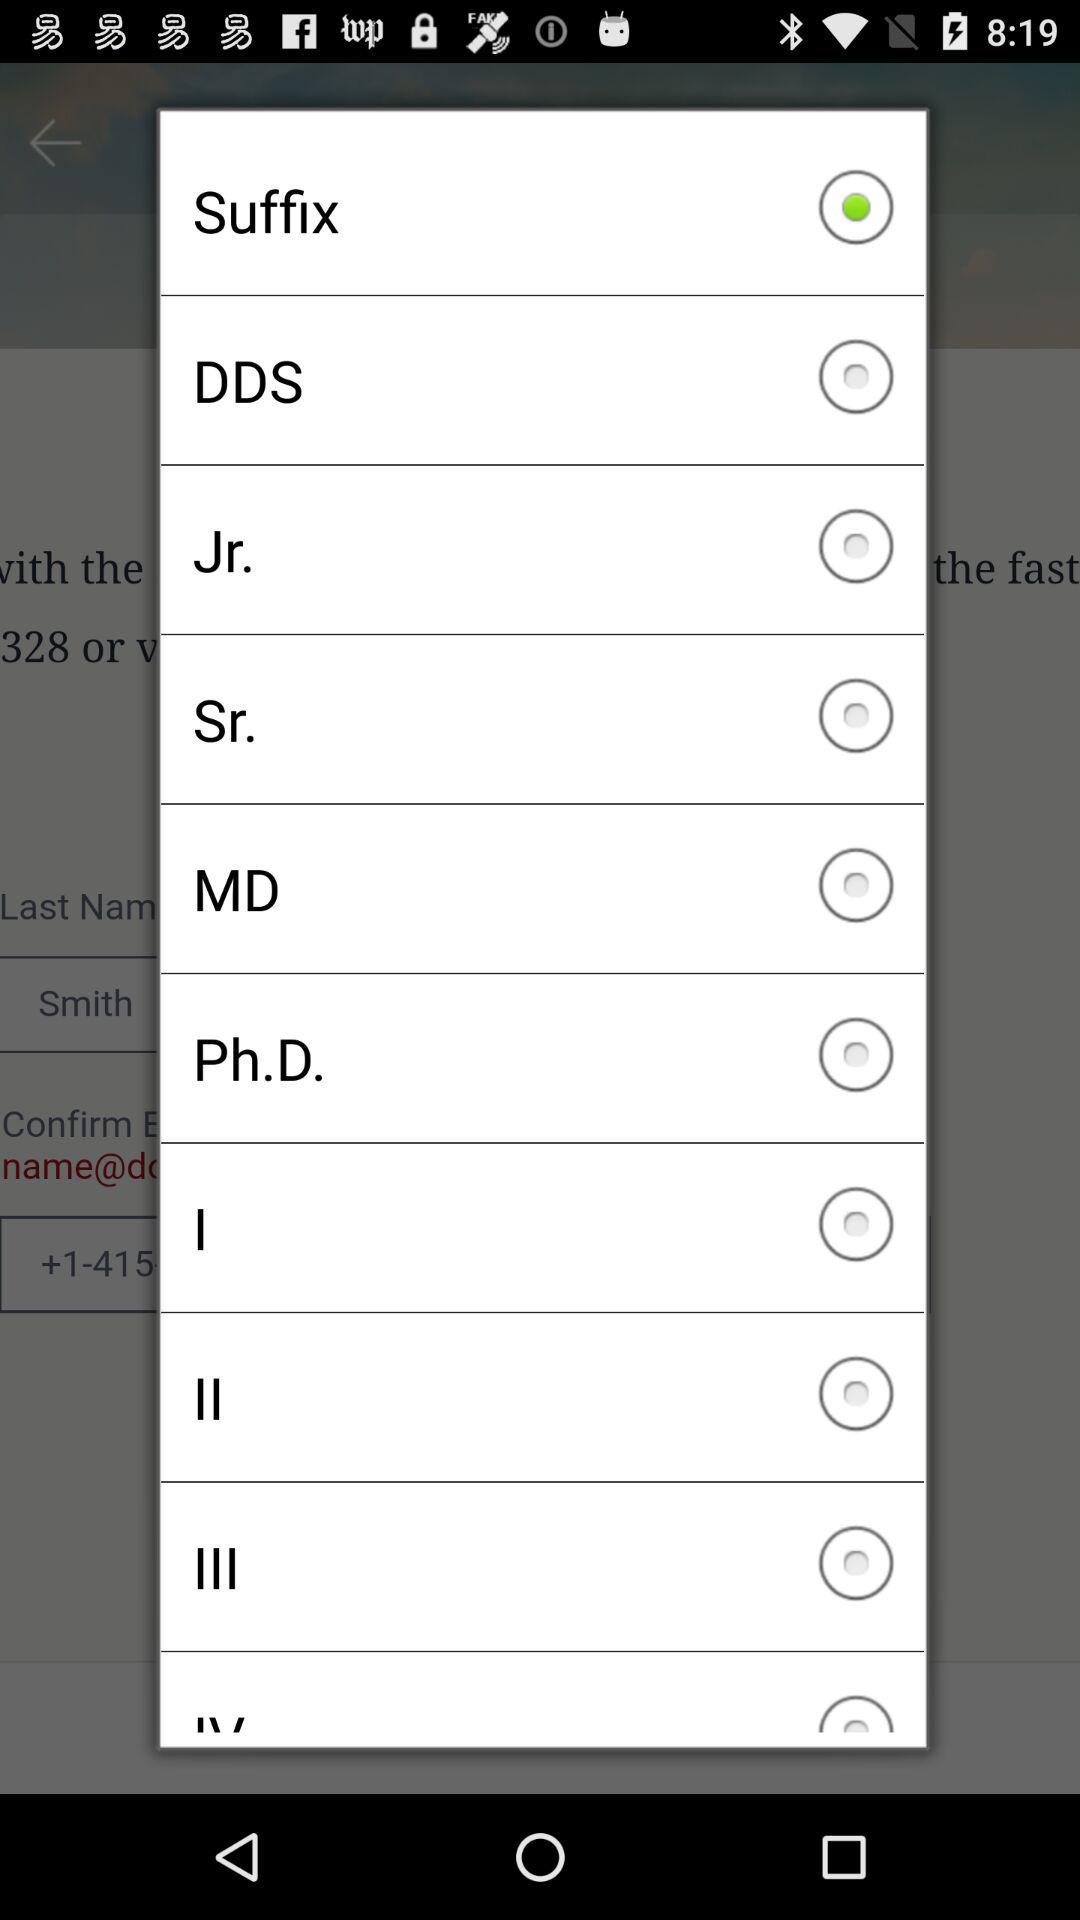 This screenshot has width=1080, height=1920. I want to click on ph.d. item, so click(542, 1057).